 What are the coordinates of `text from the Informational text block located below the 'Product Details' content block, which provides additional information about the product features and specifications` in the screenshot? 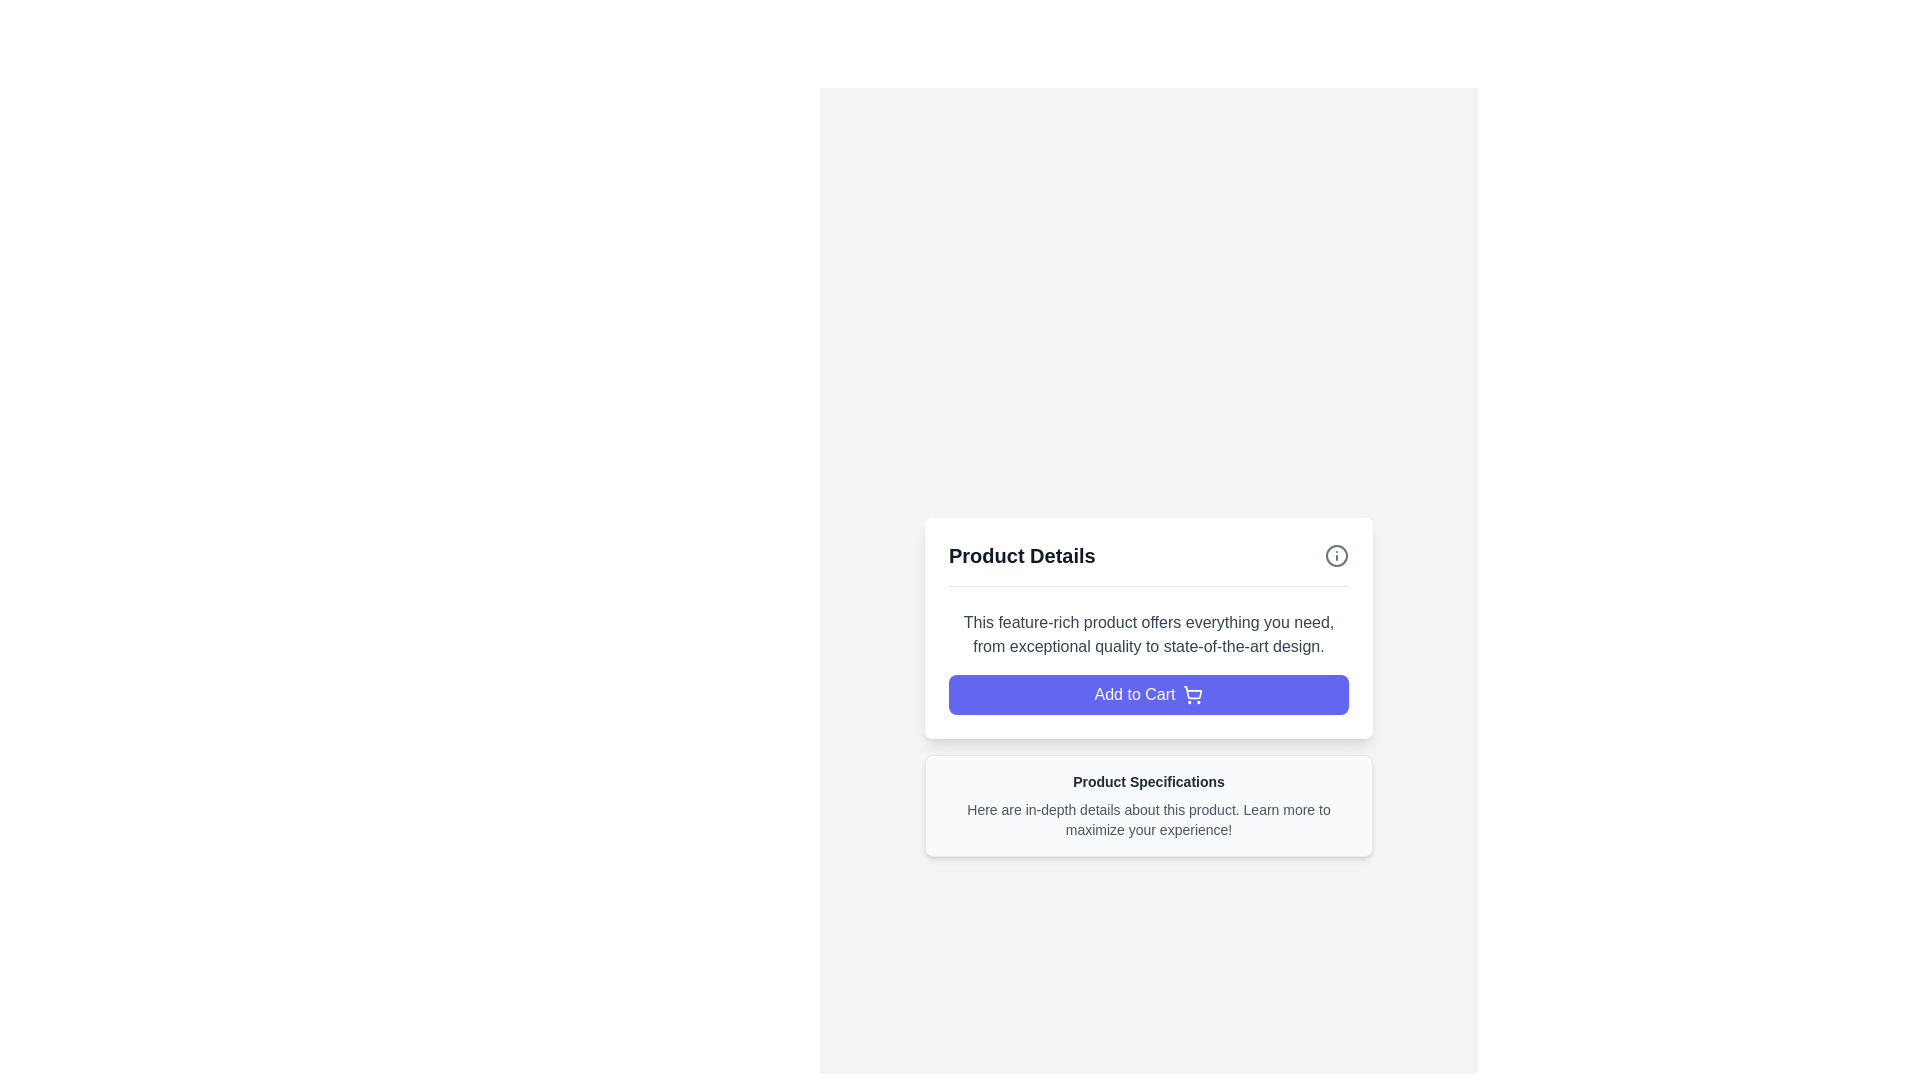 It's located at (1148, 804).